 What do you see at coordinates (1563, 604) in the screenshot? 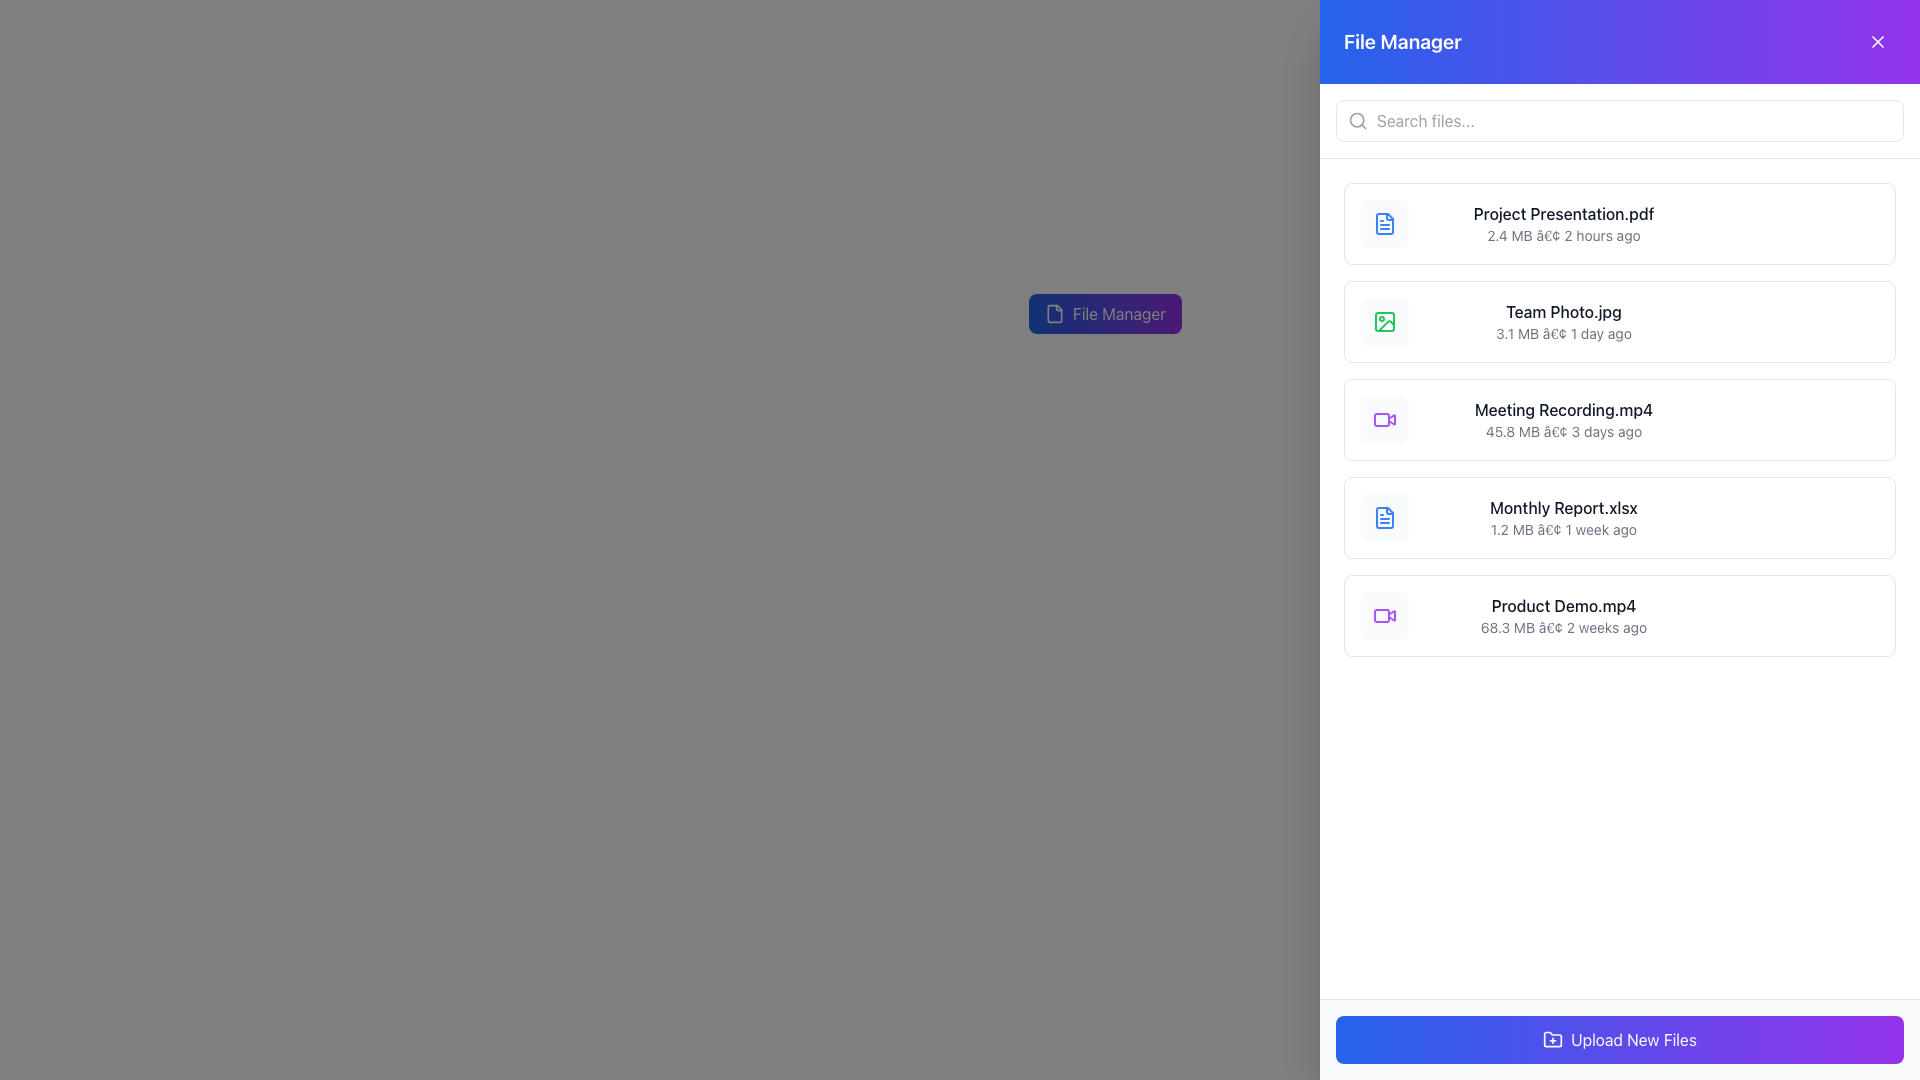
I see `on the text label displaying the name of the file located at the bottom section of the vertically stacked list` at bounding box center [1563, 604].